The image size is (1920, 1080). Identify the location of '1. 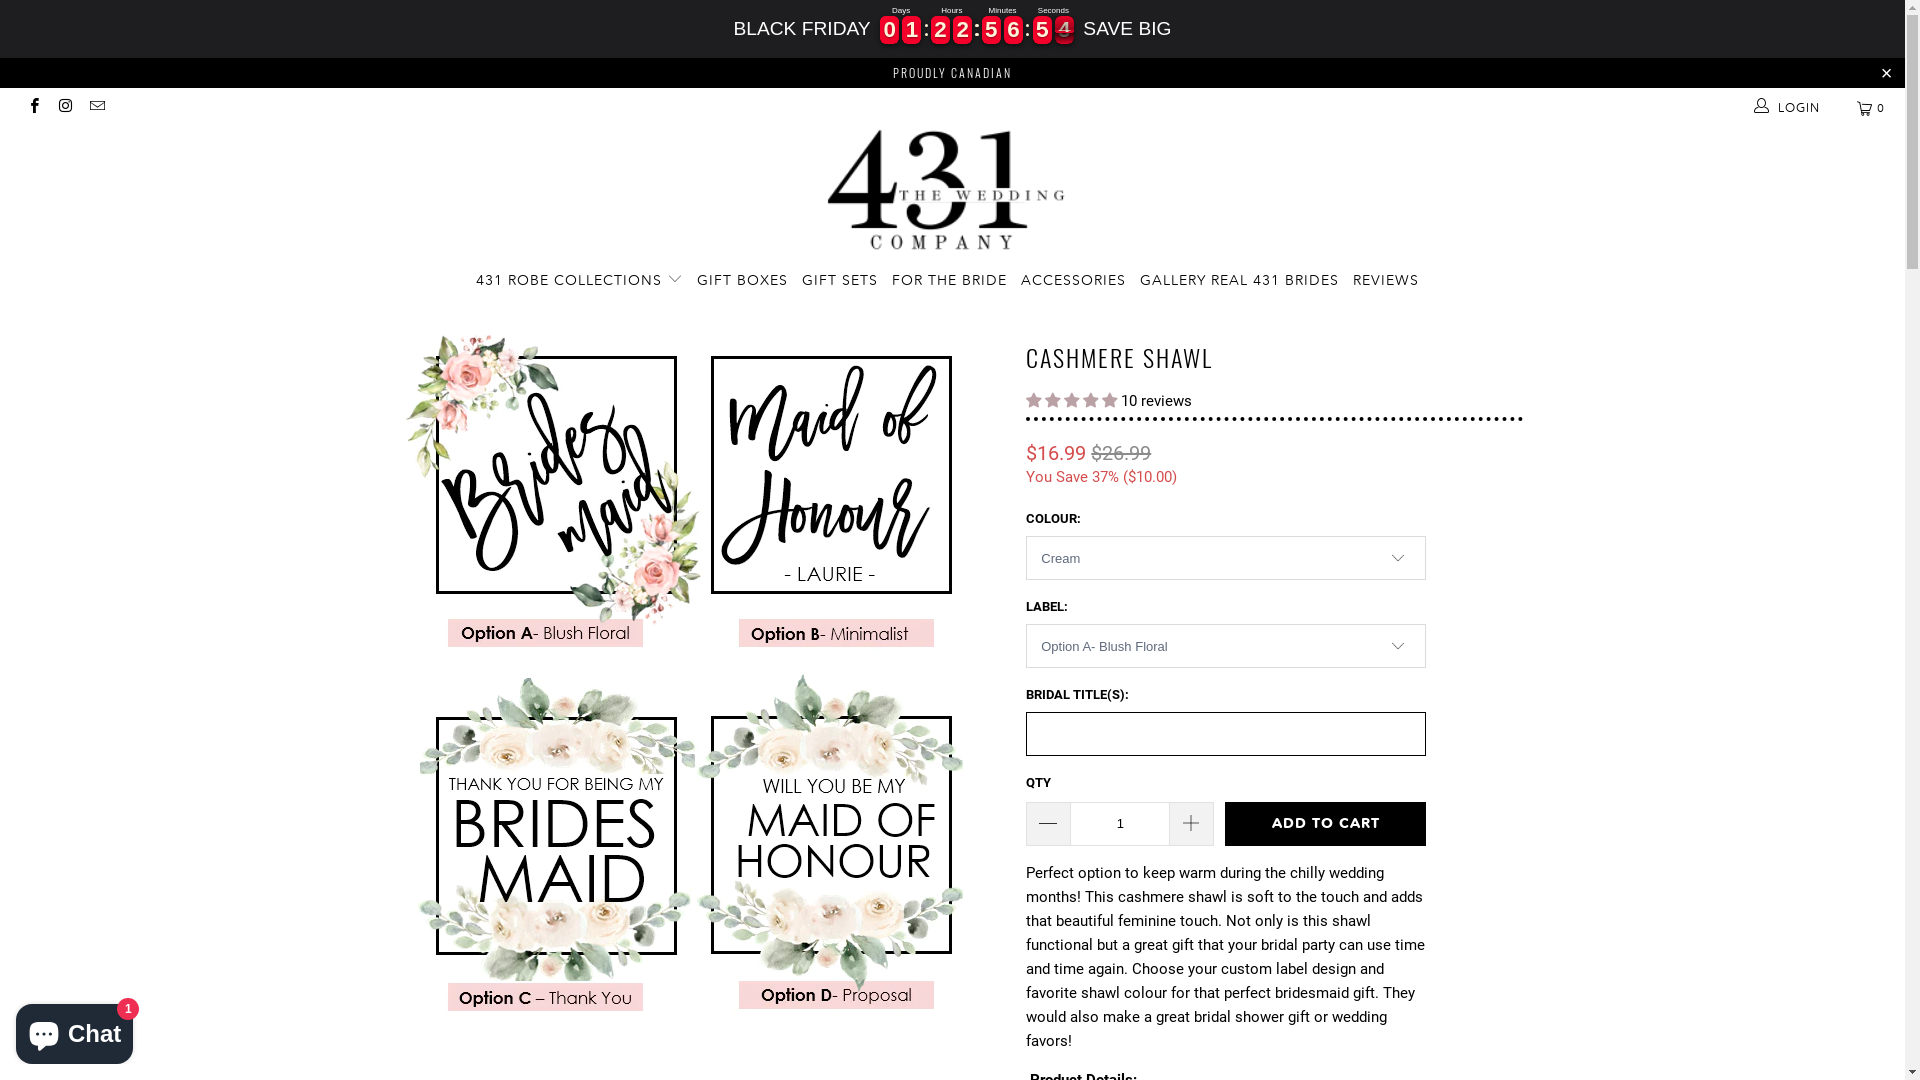
(962, 30).